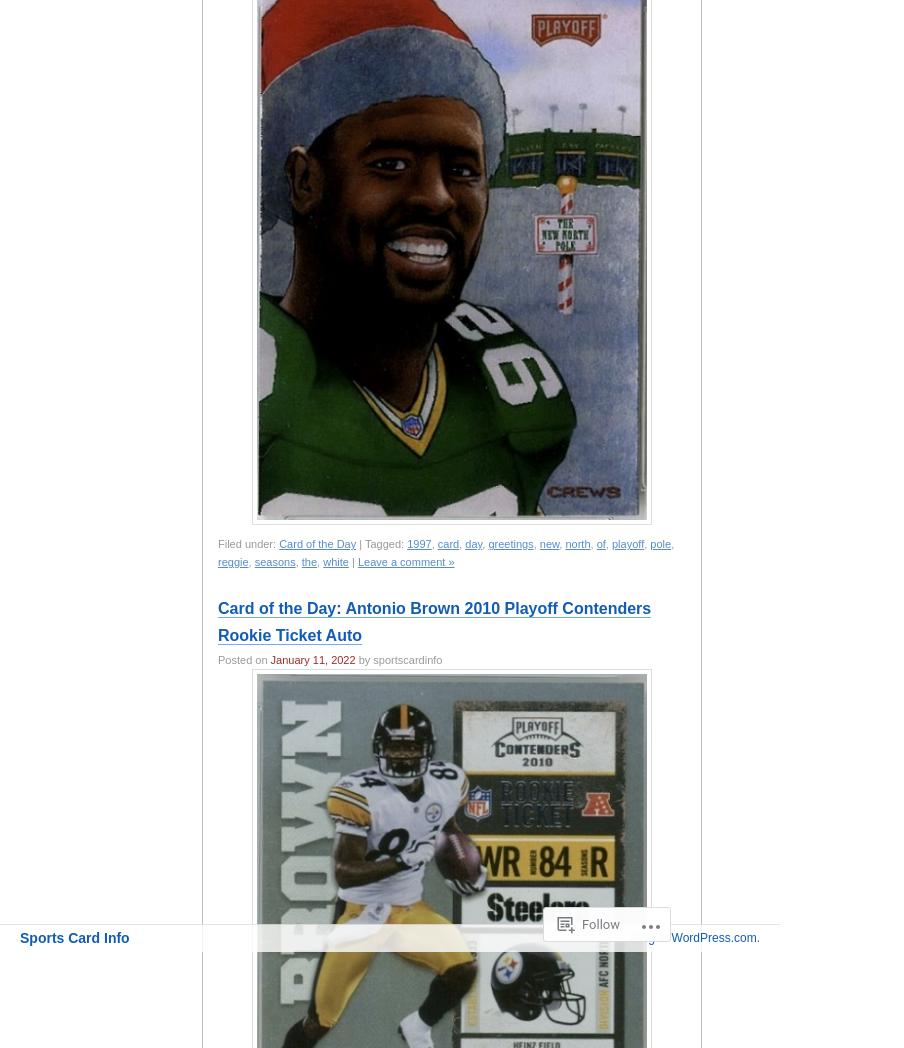 The height and width of the screenshot is (1048, 904). I want to click on 'day', so click(464, 543).